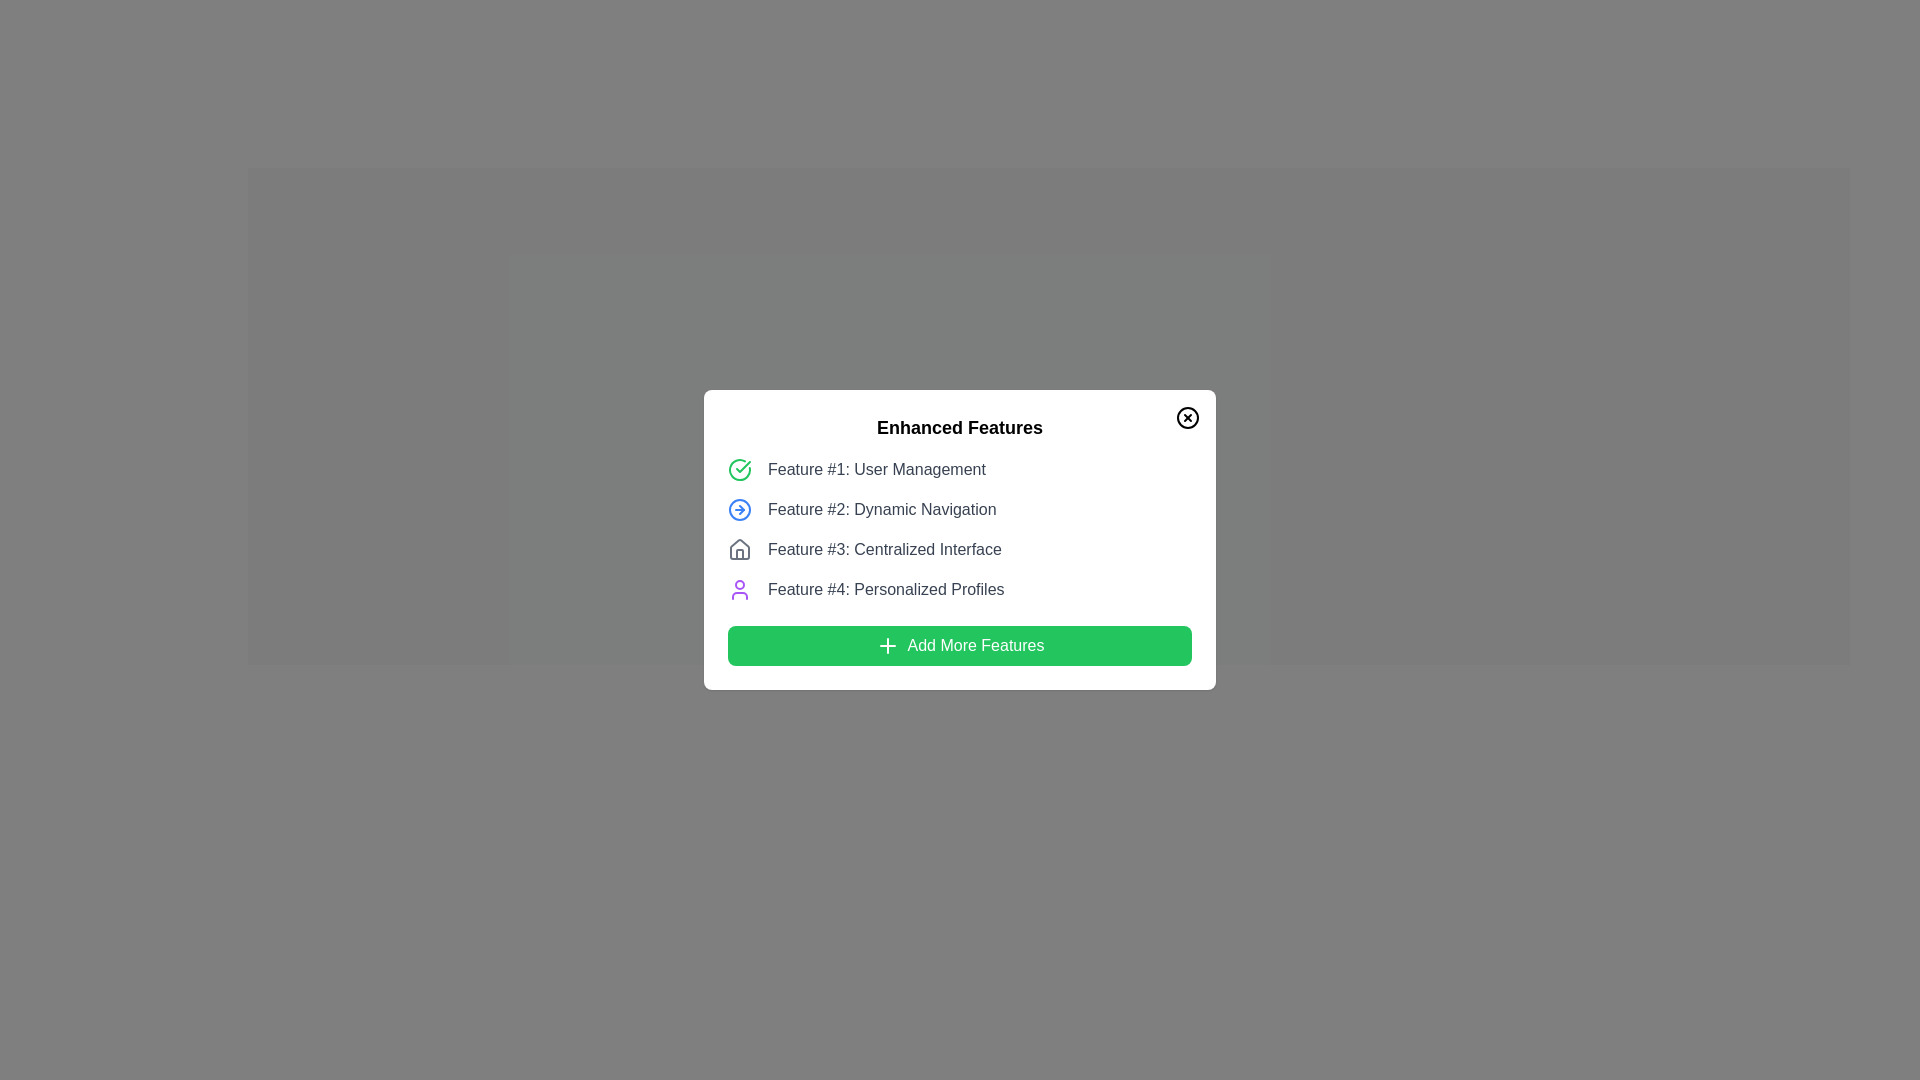 This screenshot has width=1920, height=1080. What do you see at coordinates (738, 589) in the screenshot?
I see `the user profile icon with a purple outline, which is positioned to the left of the text 'Feature #4: Personalized Profiles'` at bounding box center [738, 589].